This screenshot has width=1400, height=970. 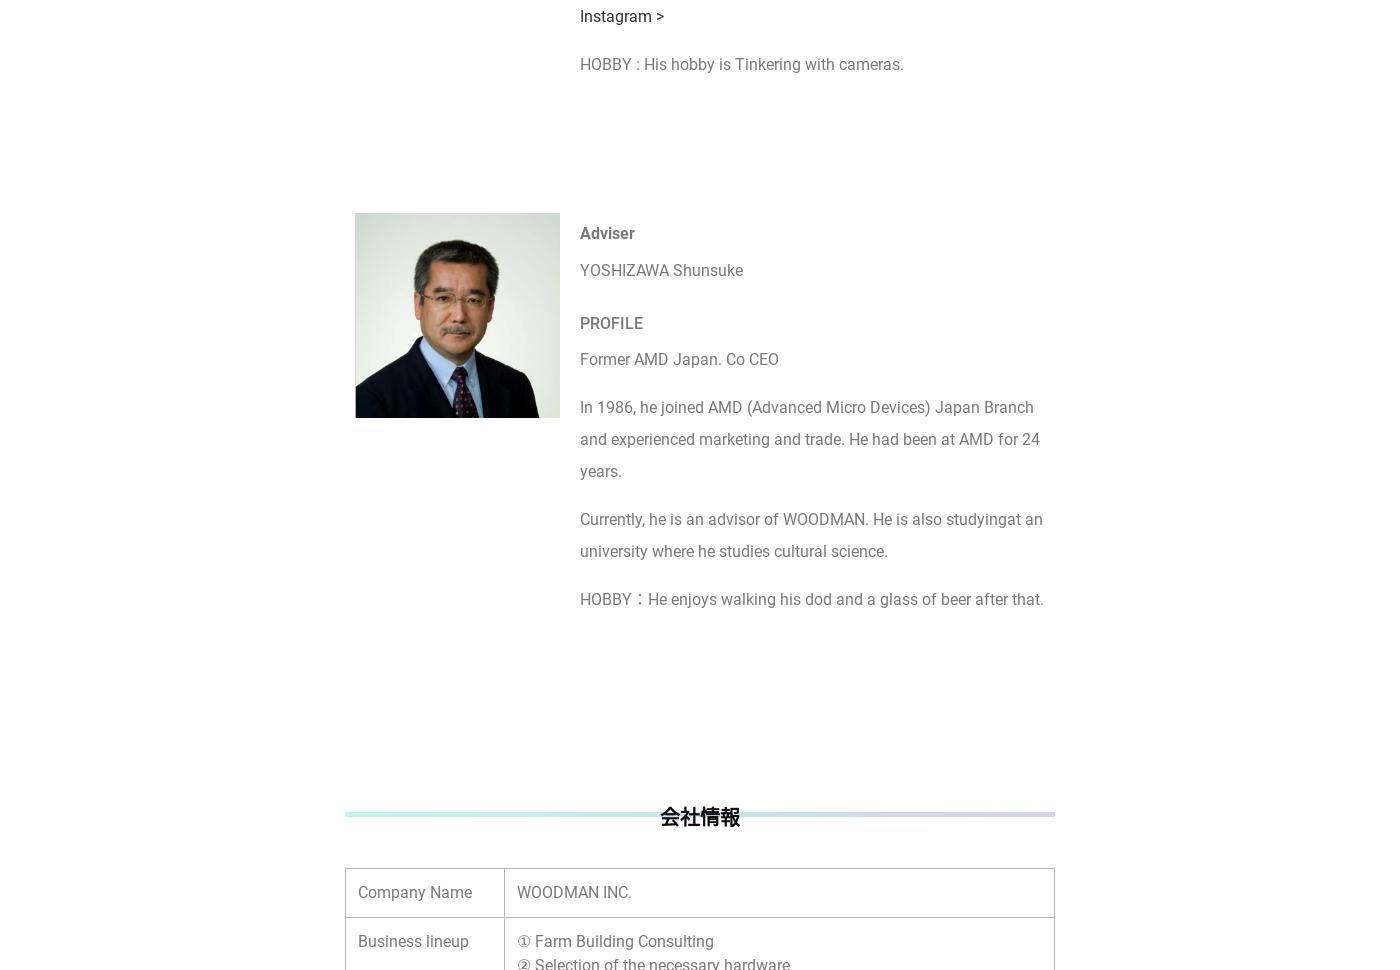 I want to click on 'Adviser', so click(x=607, y=232).